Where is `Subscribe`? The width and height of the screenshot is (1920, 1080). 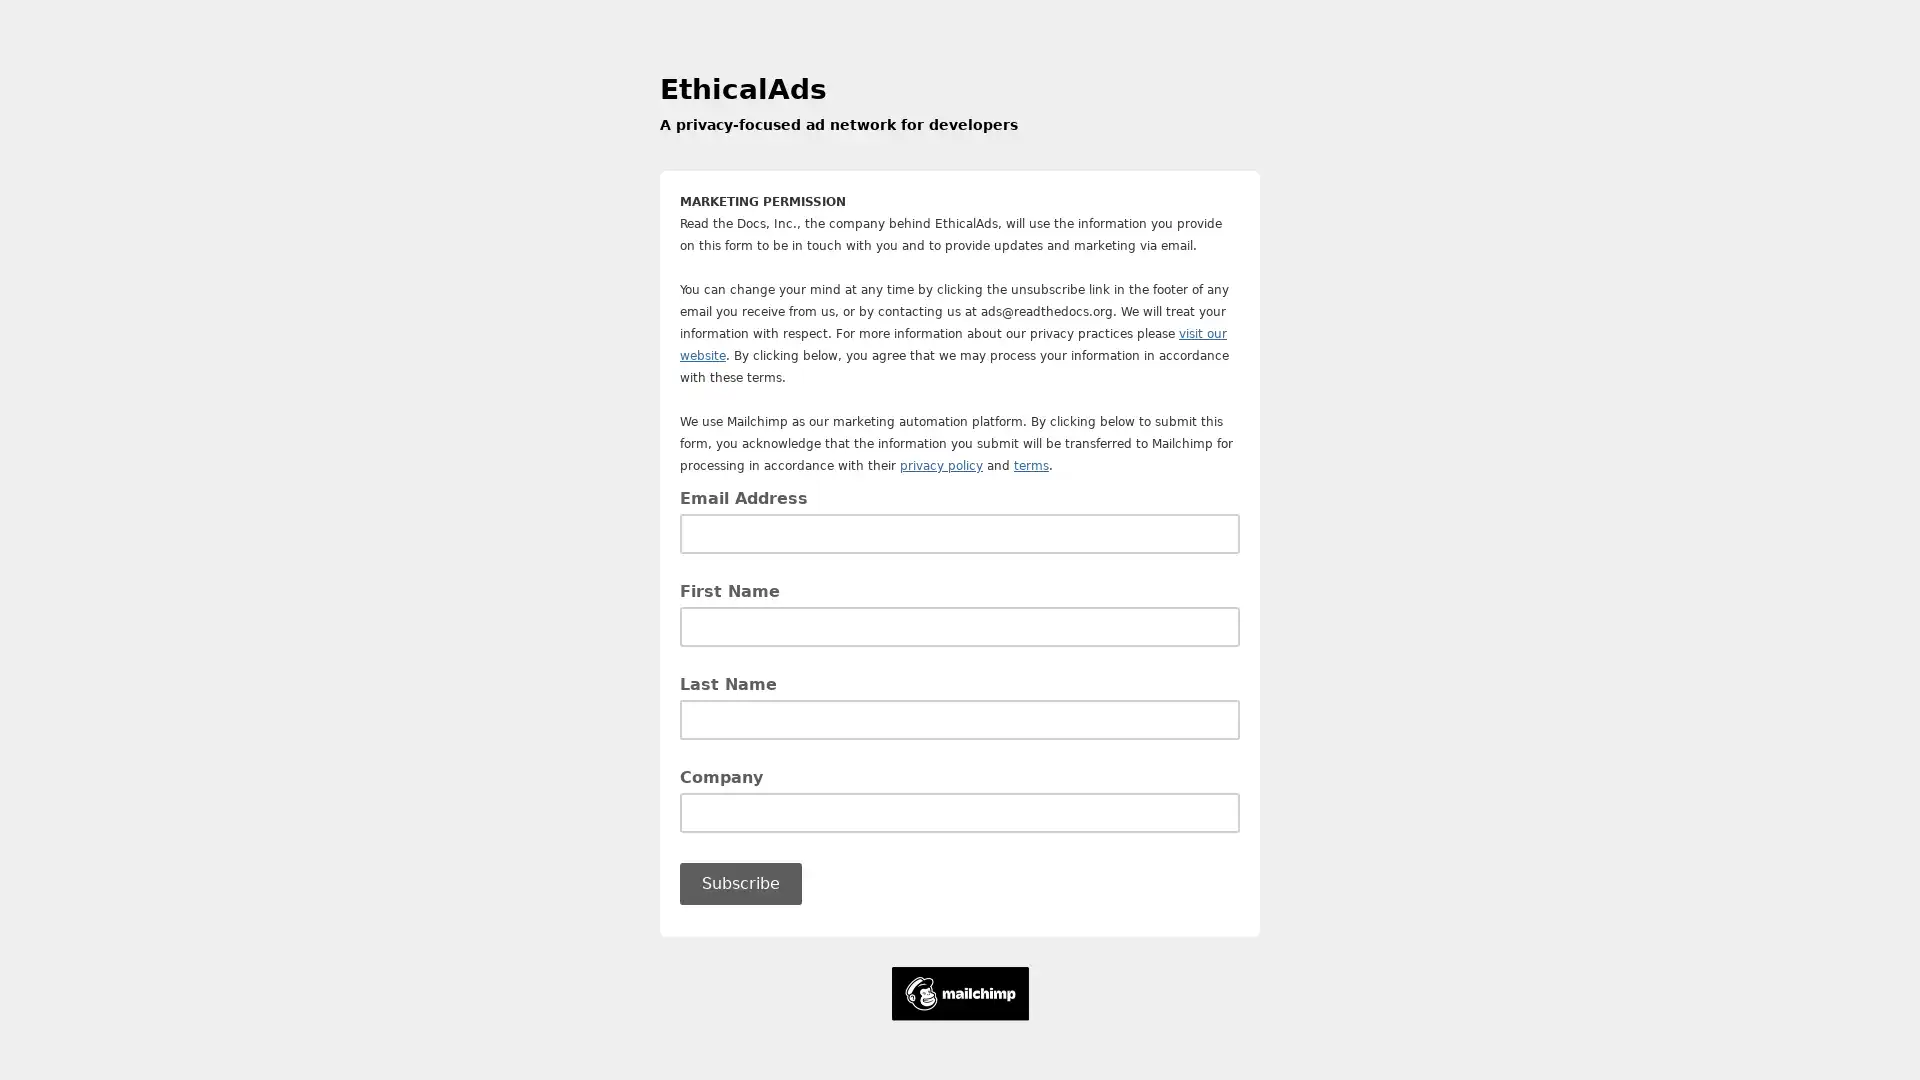
Subscribe is located at coordinates (739, 882).